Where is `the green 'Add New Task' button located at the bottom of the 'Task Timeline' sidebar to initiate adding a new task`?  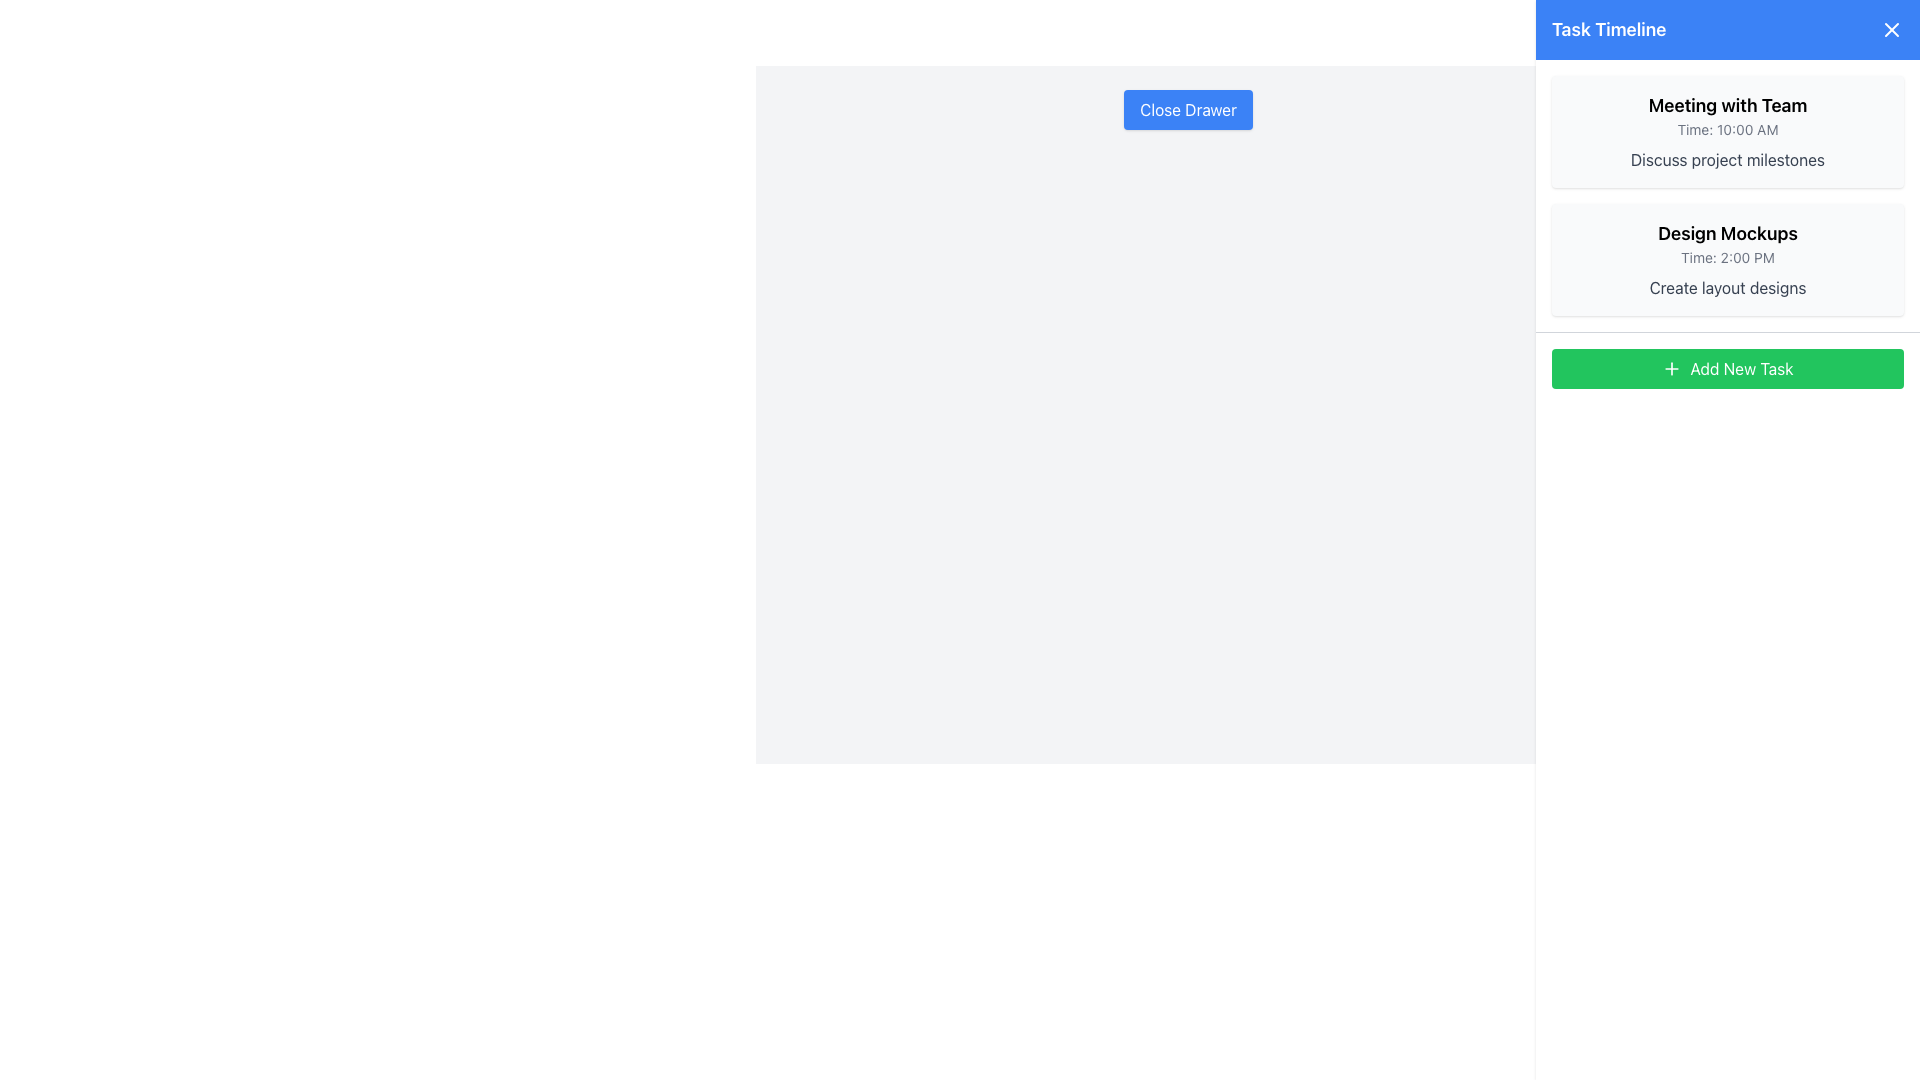 the green 'Add New Task' button located at the bottom of the 'Task Timeline' sidebar to initiate adding a new task is located at coordinates (1727, 369).